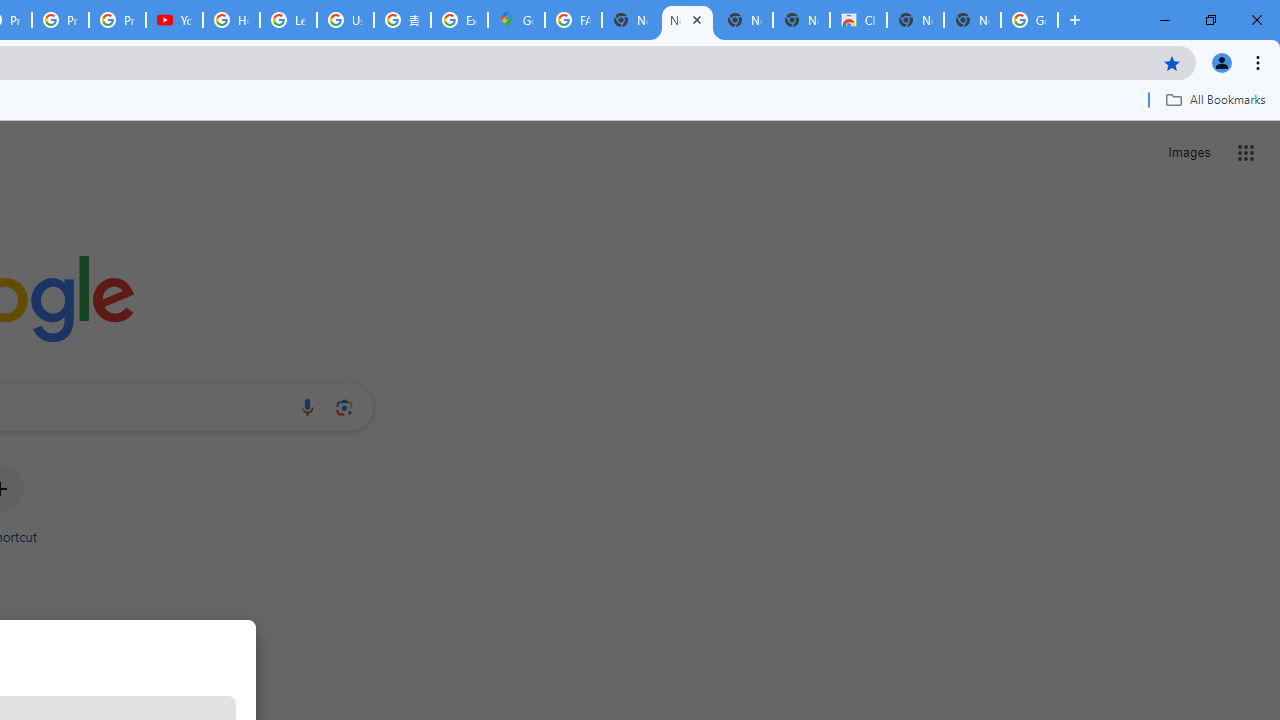  Describe the element at coordinates (458, 20) in the screenshot. I see `'Explore new street-level details - Google Maps Help'` at that location.